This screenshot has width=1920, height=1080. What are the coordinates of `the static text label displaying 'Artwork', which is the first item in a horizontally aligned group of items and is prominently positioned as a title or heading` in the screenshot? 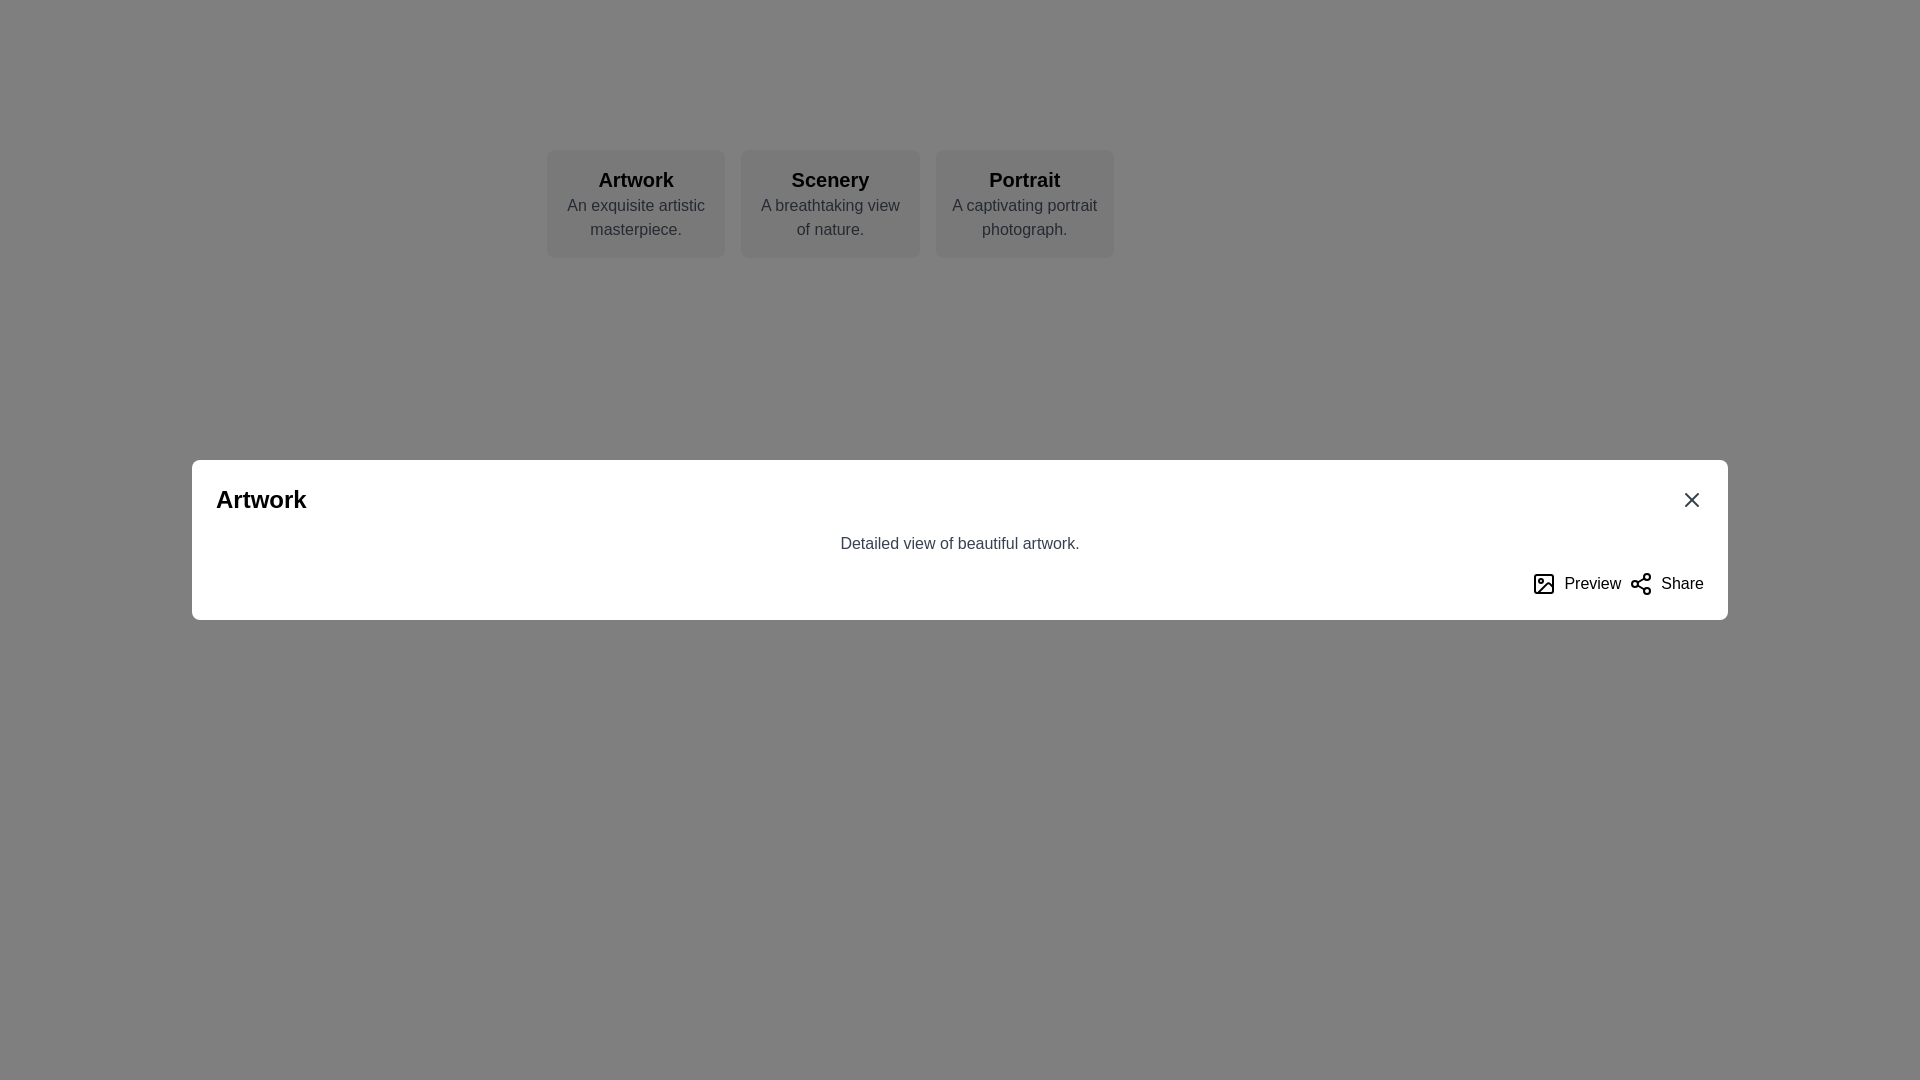 It's located at (635, 180).